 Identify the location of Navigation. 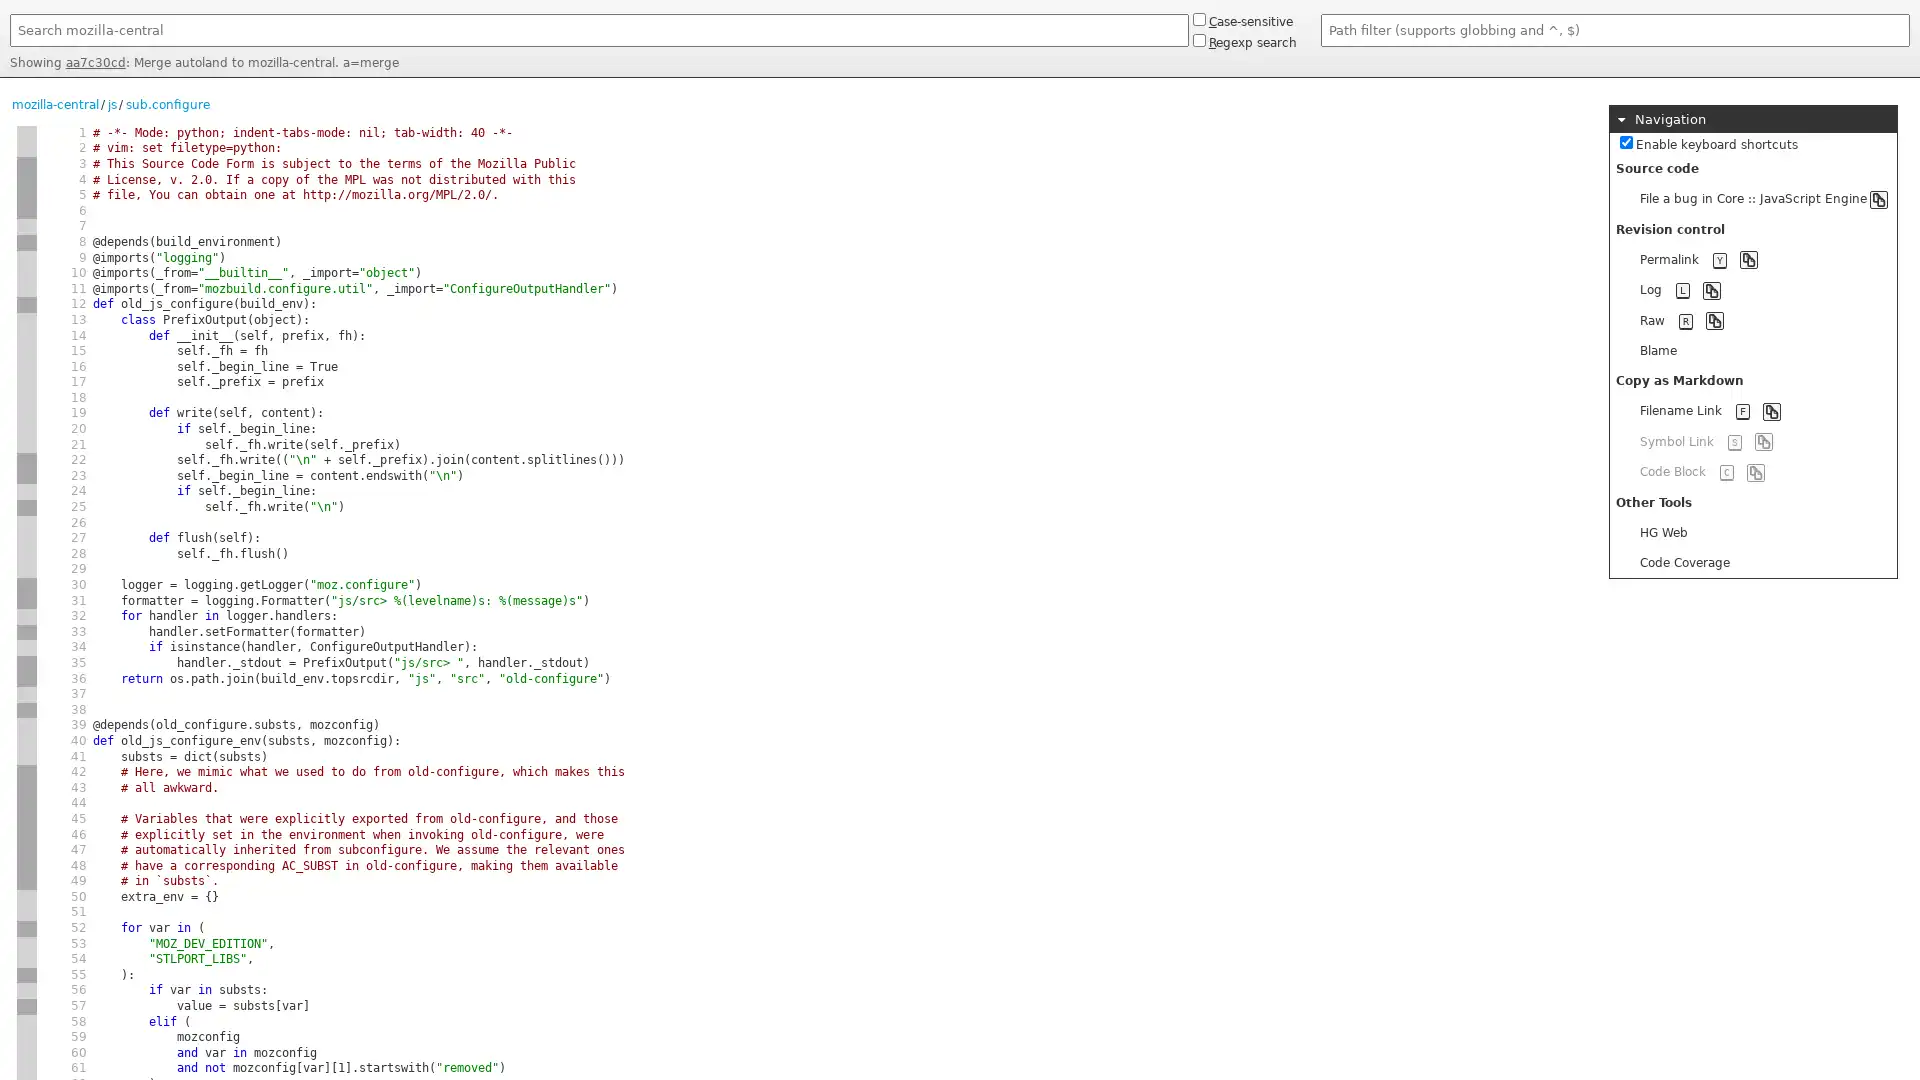
(1752, 119).